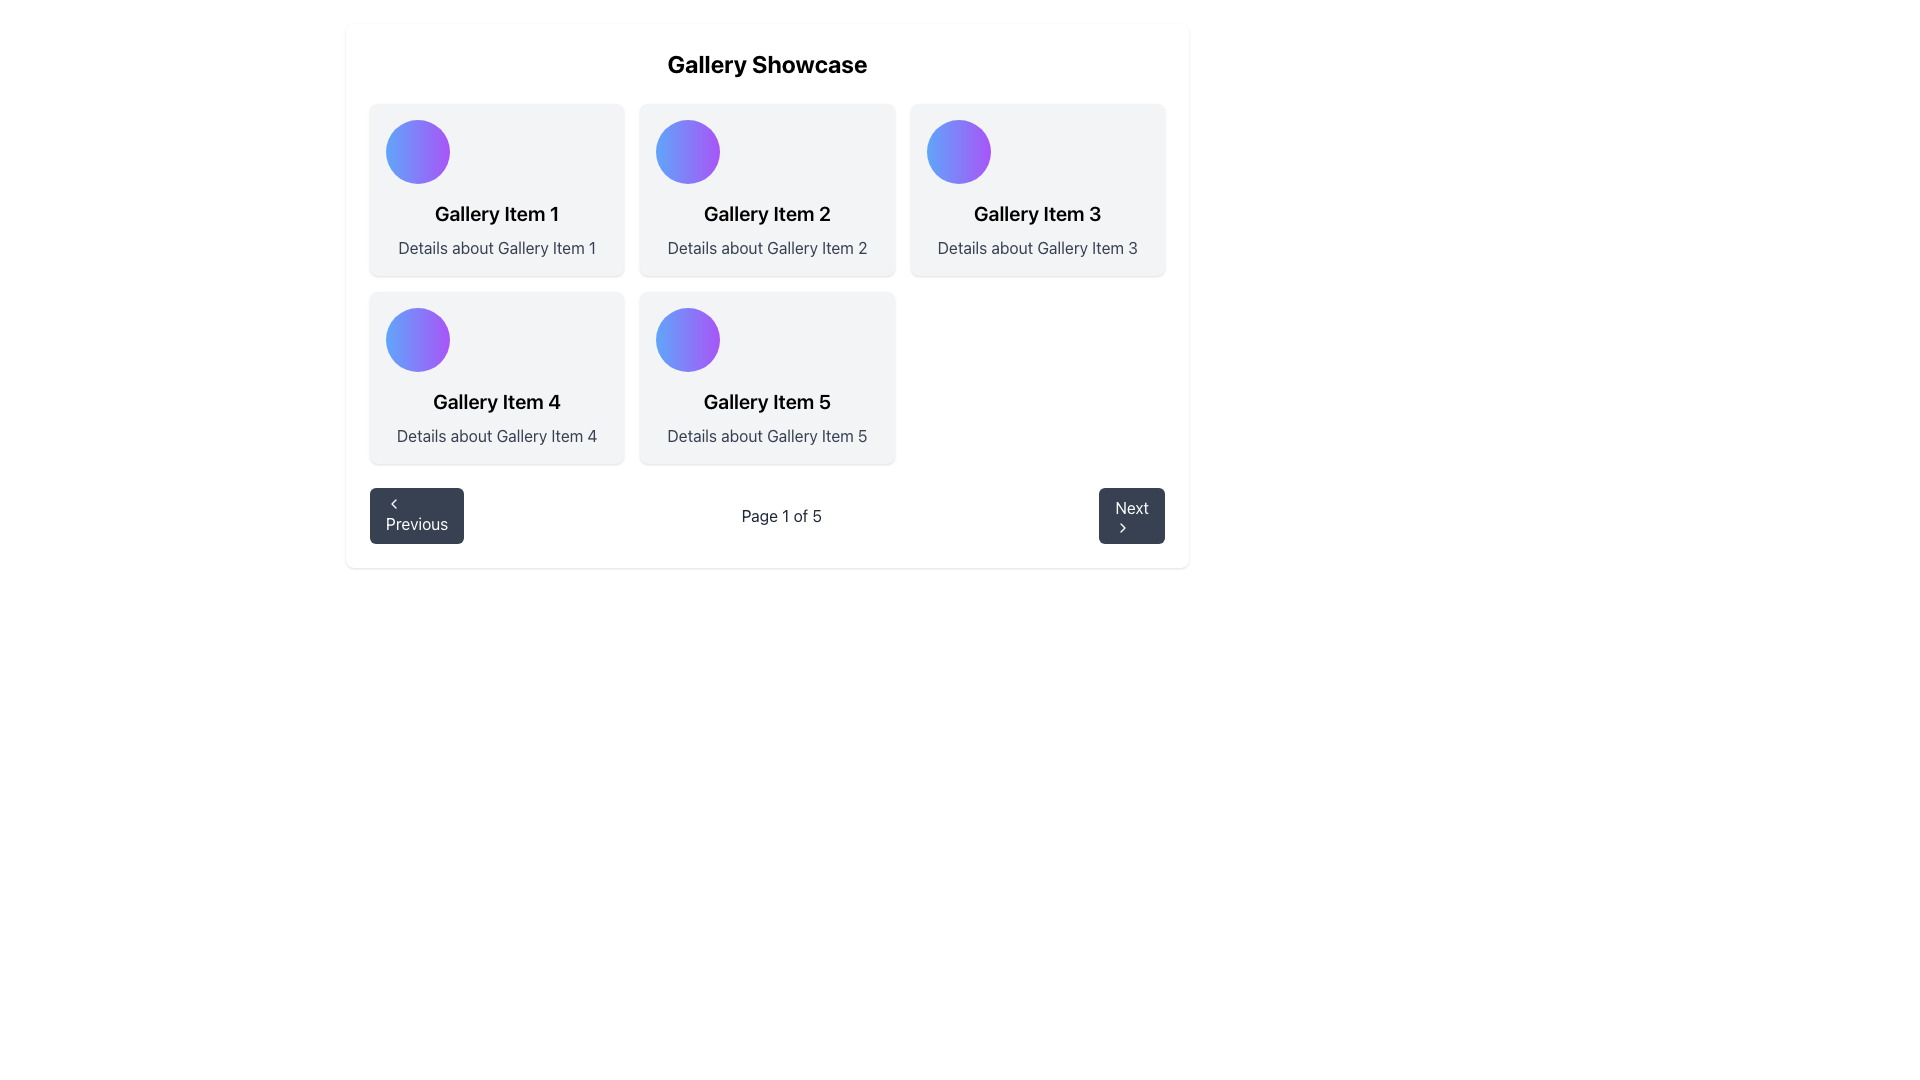 This screenshot has height=1080, width=1920. I want to click on text content of the 'Gallery Item 4' label, which is styled prominently and positioned below a gradient icon, so click(497, 401).